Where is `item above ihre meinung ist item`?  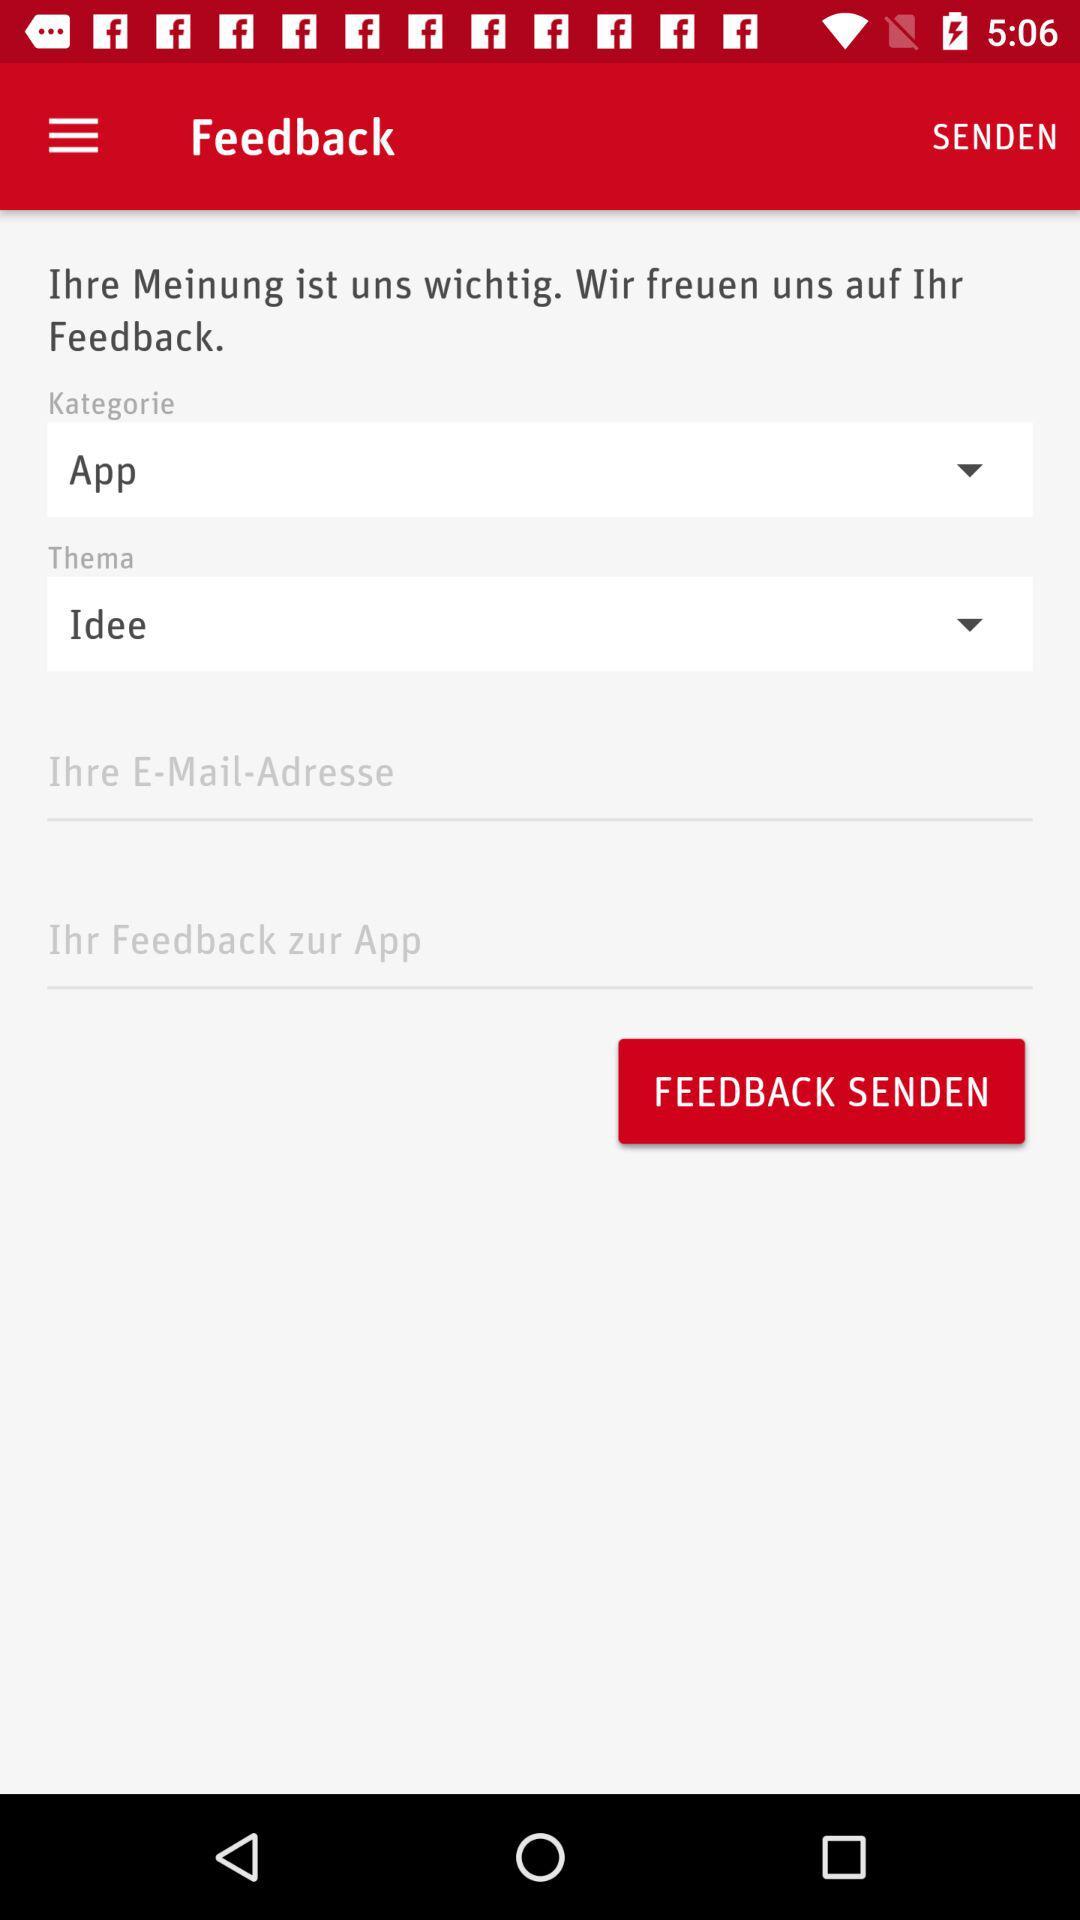
item above ihre meinung ist item is located at coordinates (72, 135).